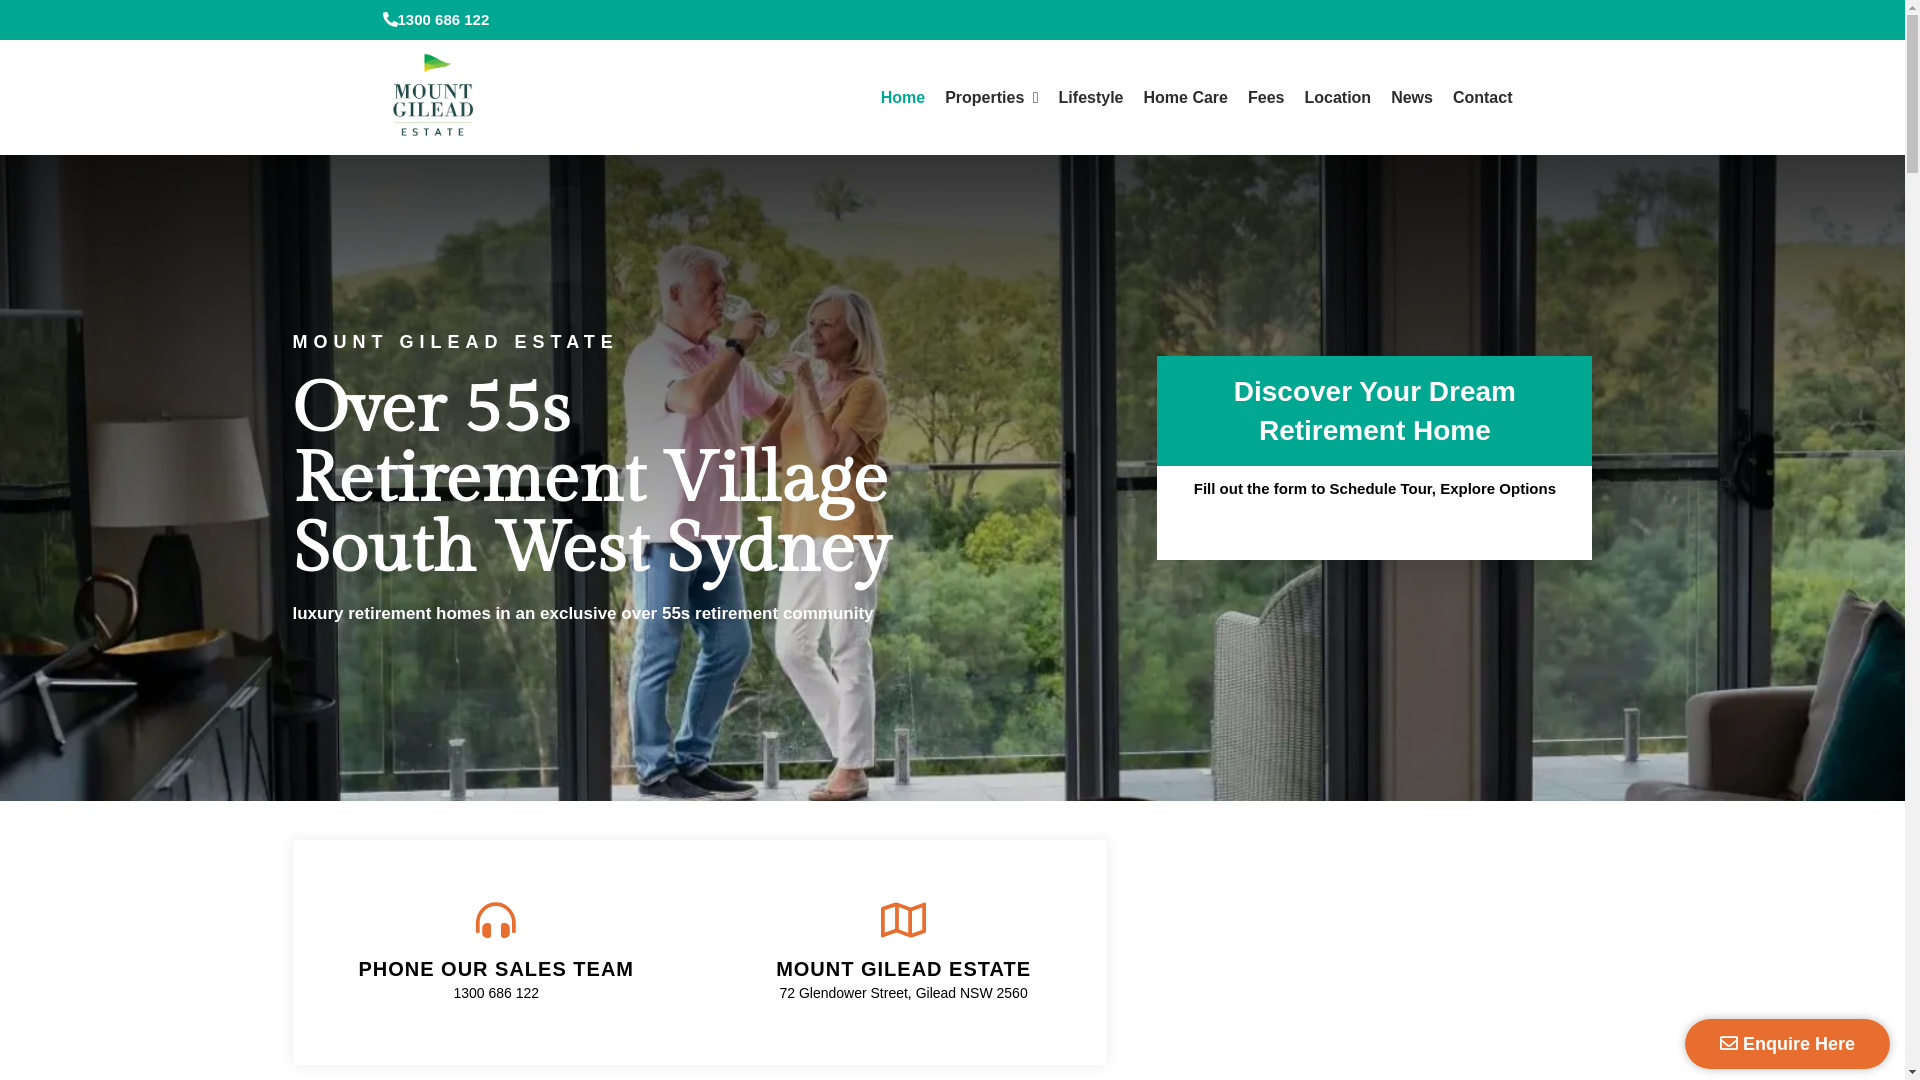 The image size is (1920, 1080). Describe the element at coordinates (1410, 97) in the screenshot. I see `'News'` at that location.